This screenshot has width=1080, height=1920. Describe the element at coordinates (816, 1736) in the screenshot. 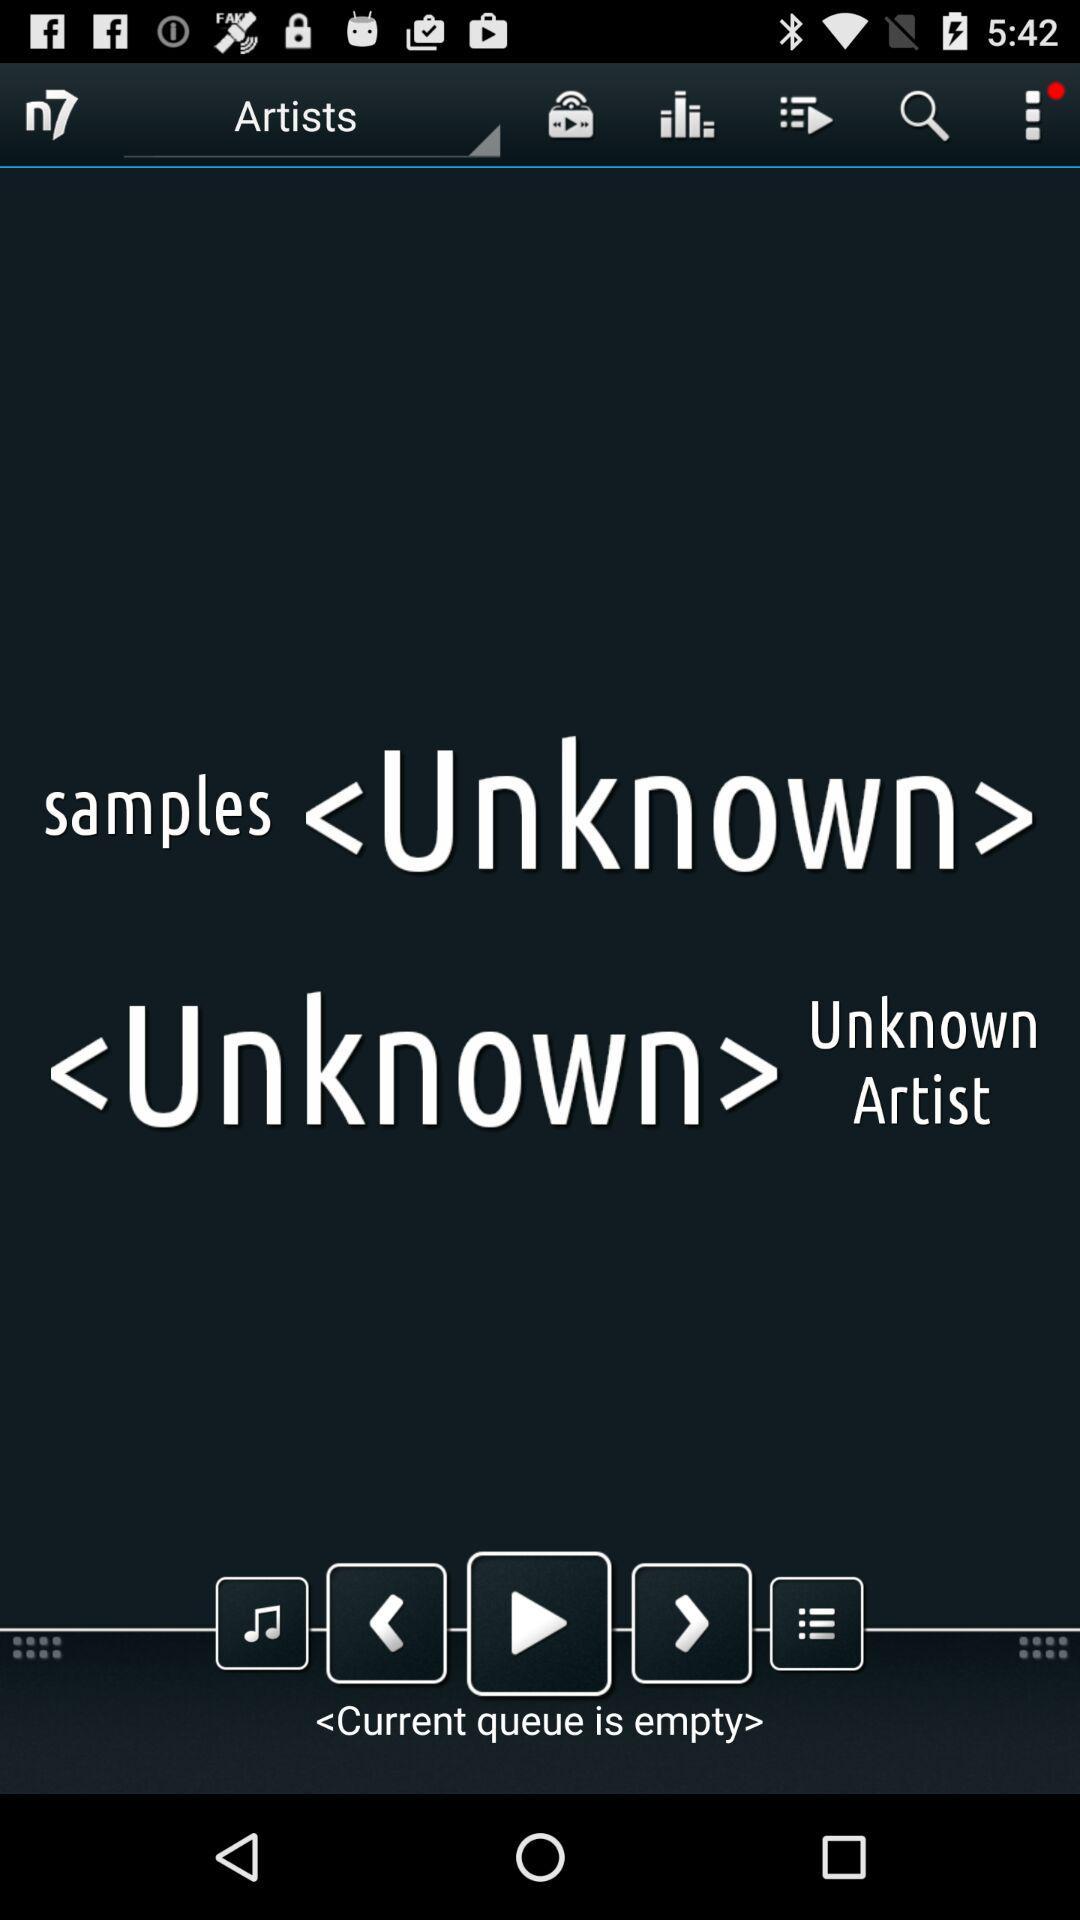

I see `the list icon` at that location.